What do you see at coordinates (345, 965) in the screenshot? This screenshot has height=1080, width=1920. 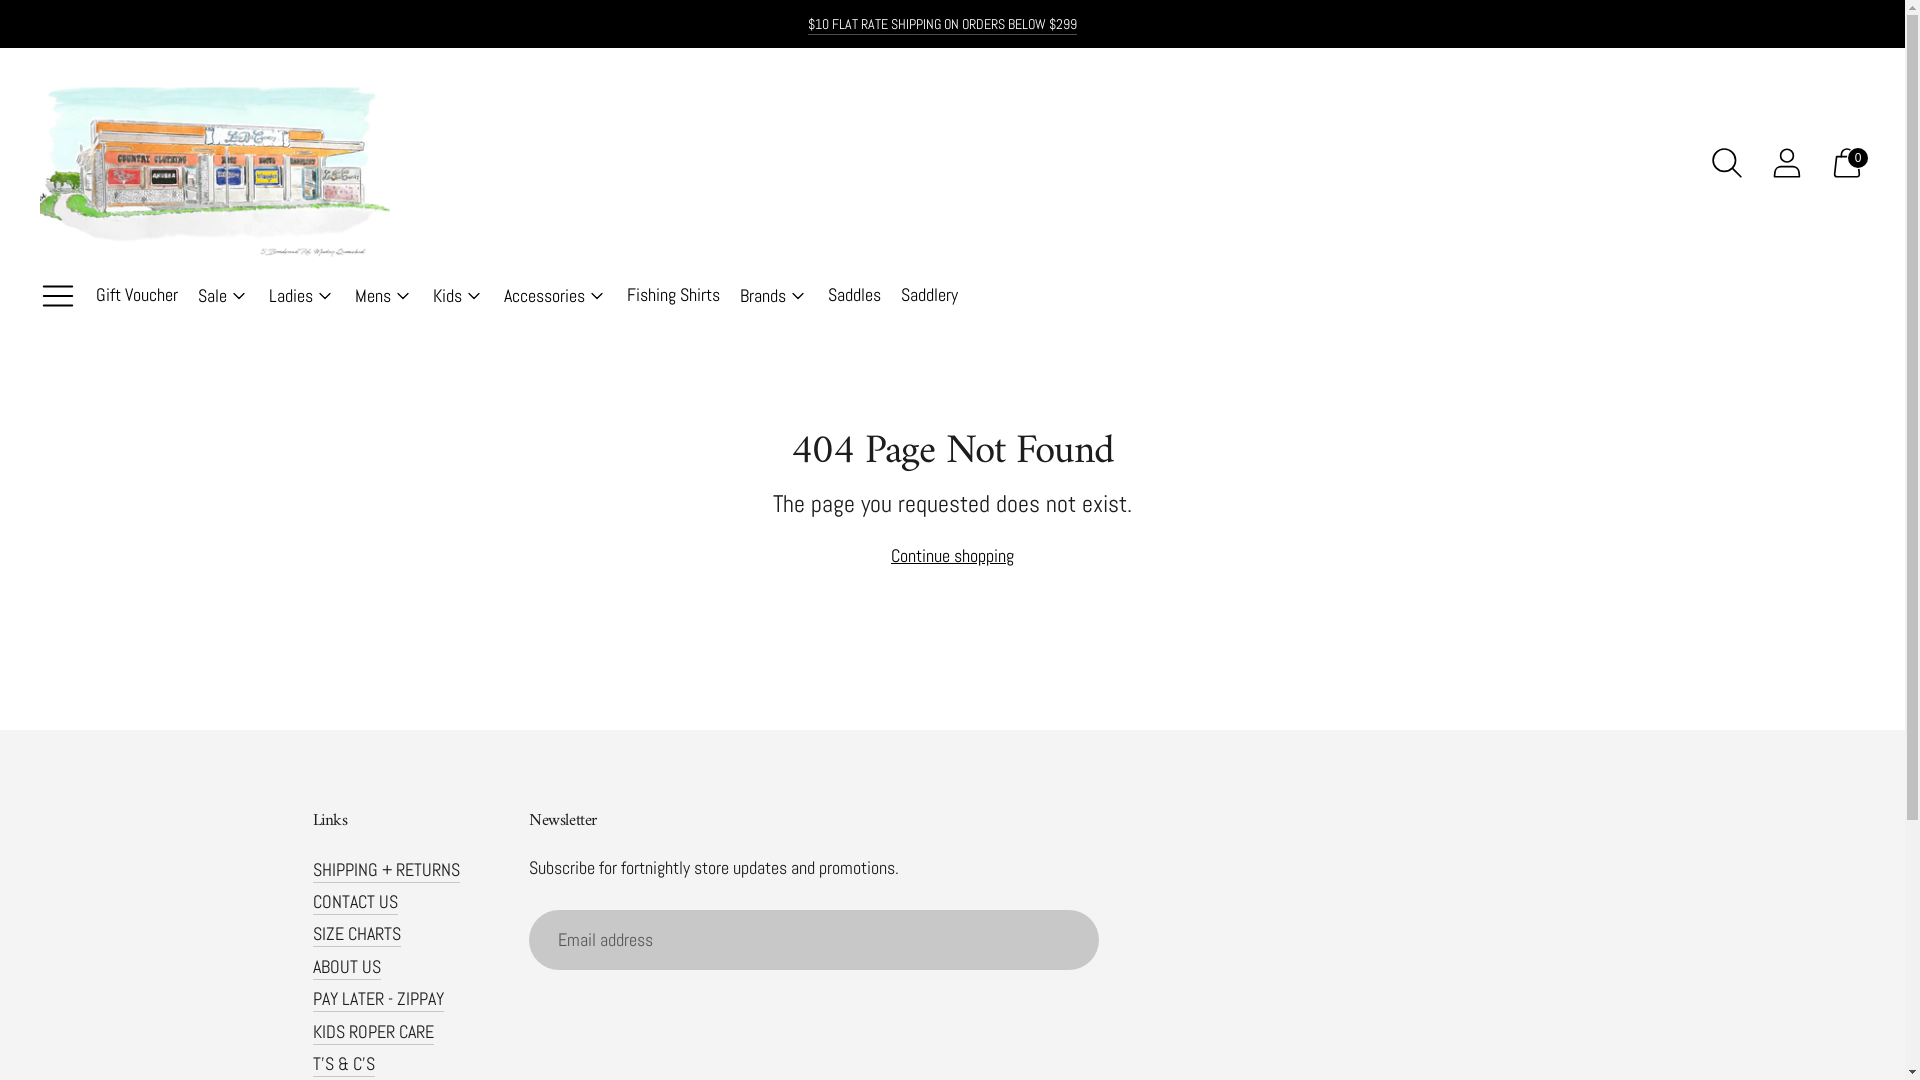 I see `'ABOUT US'` at bounding box center [345, 965].